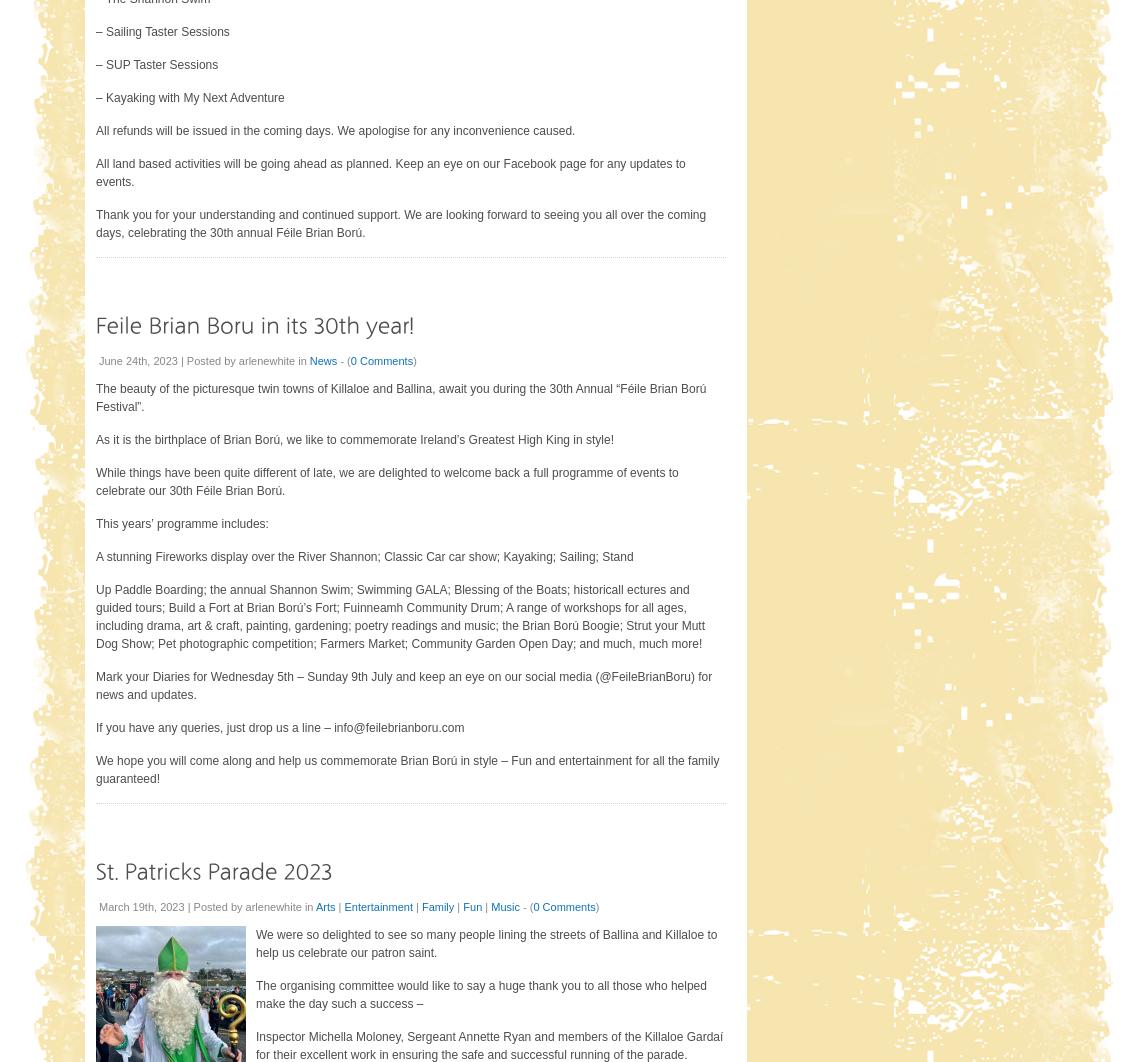 This screenshot has width=1140, height=1062. What do you see at coordinates (400, 223) in the screenshot?
I see `'Thank you for your understanding and continued support. We are looking forward to seeing you all over the coming days, celebrating the 30th annual Féile Brian Ború.'` at bounding box center [400, 223].